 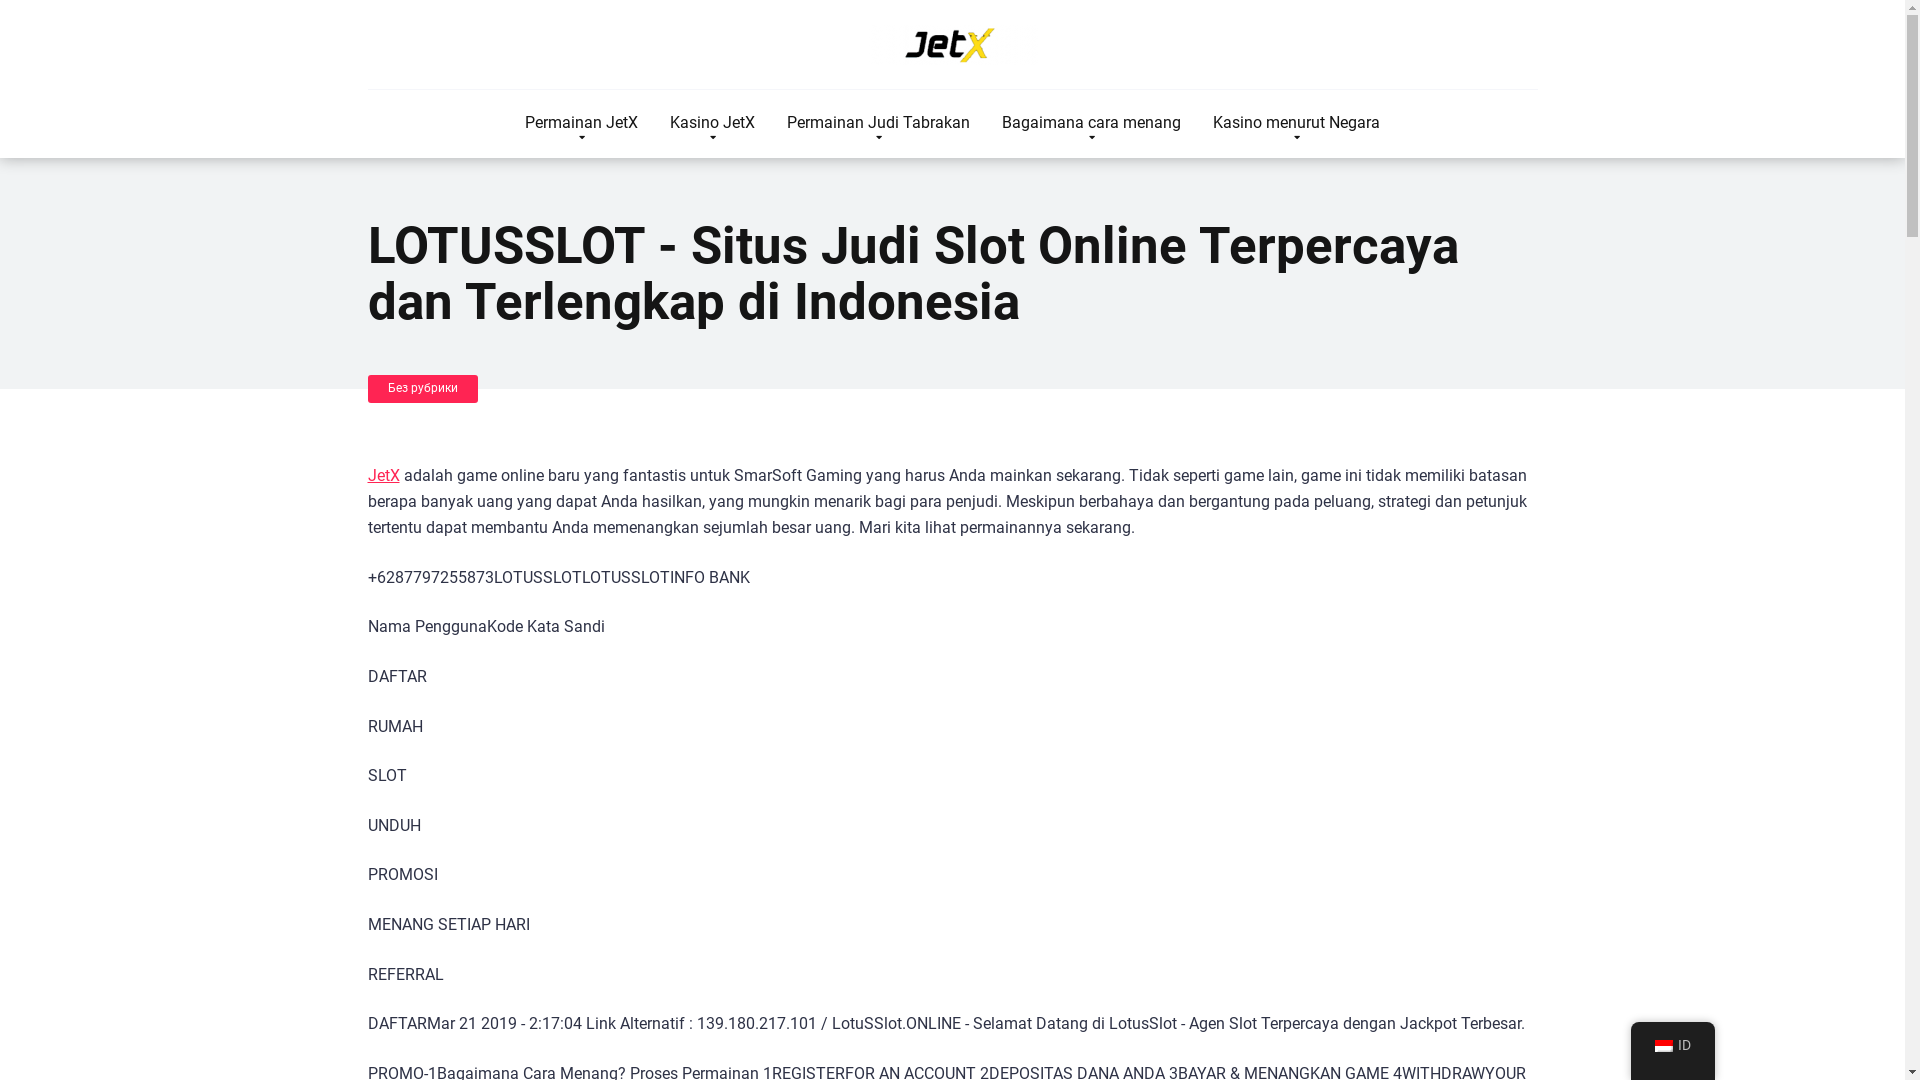 I want to click on 'Indonesian', so click(x=1662, y=1044).